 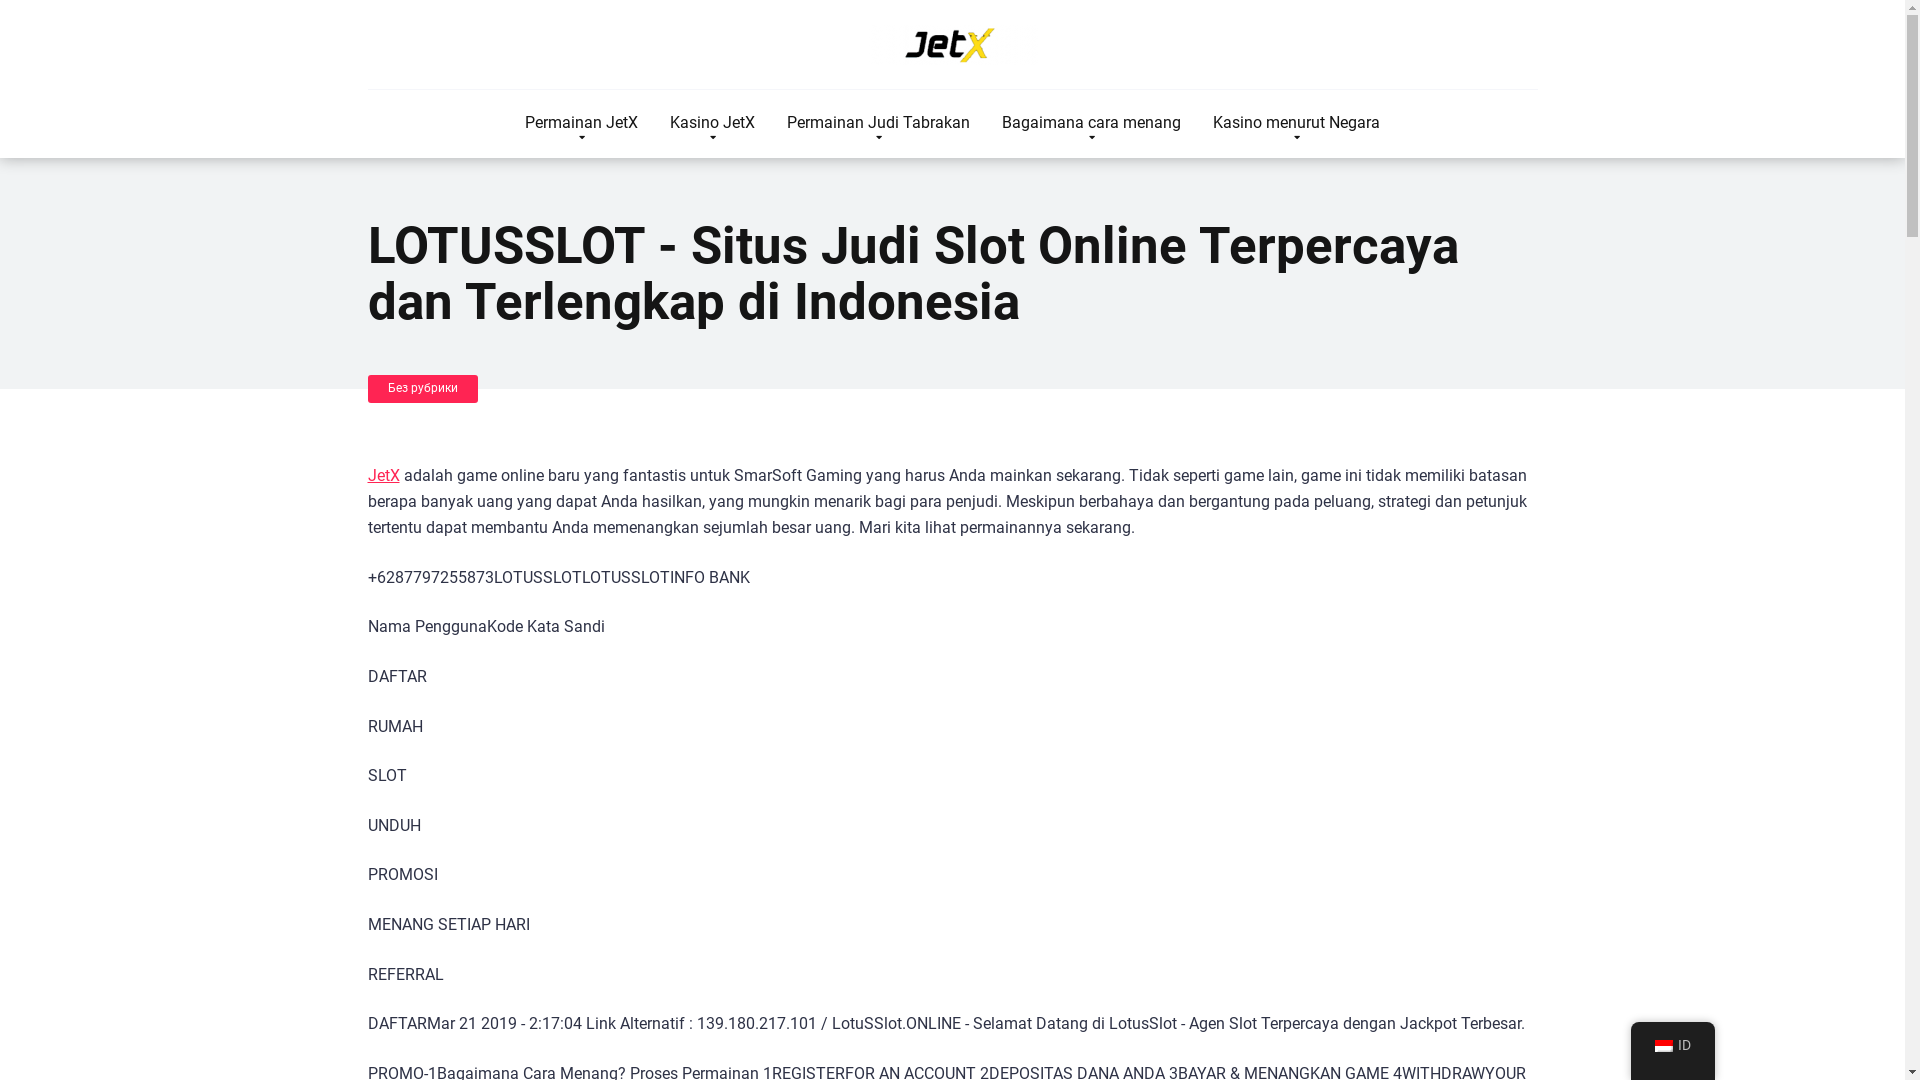 I want to click on 'Indonesian', so click(x=1662, y=1044).